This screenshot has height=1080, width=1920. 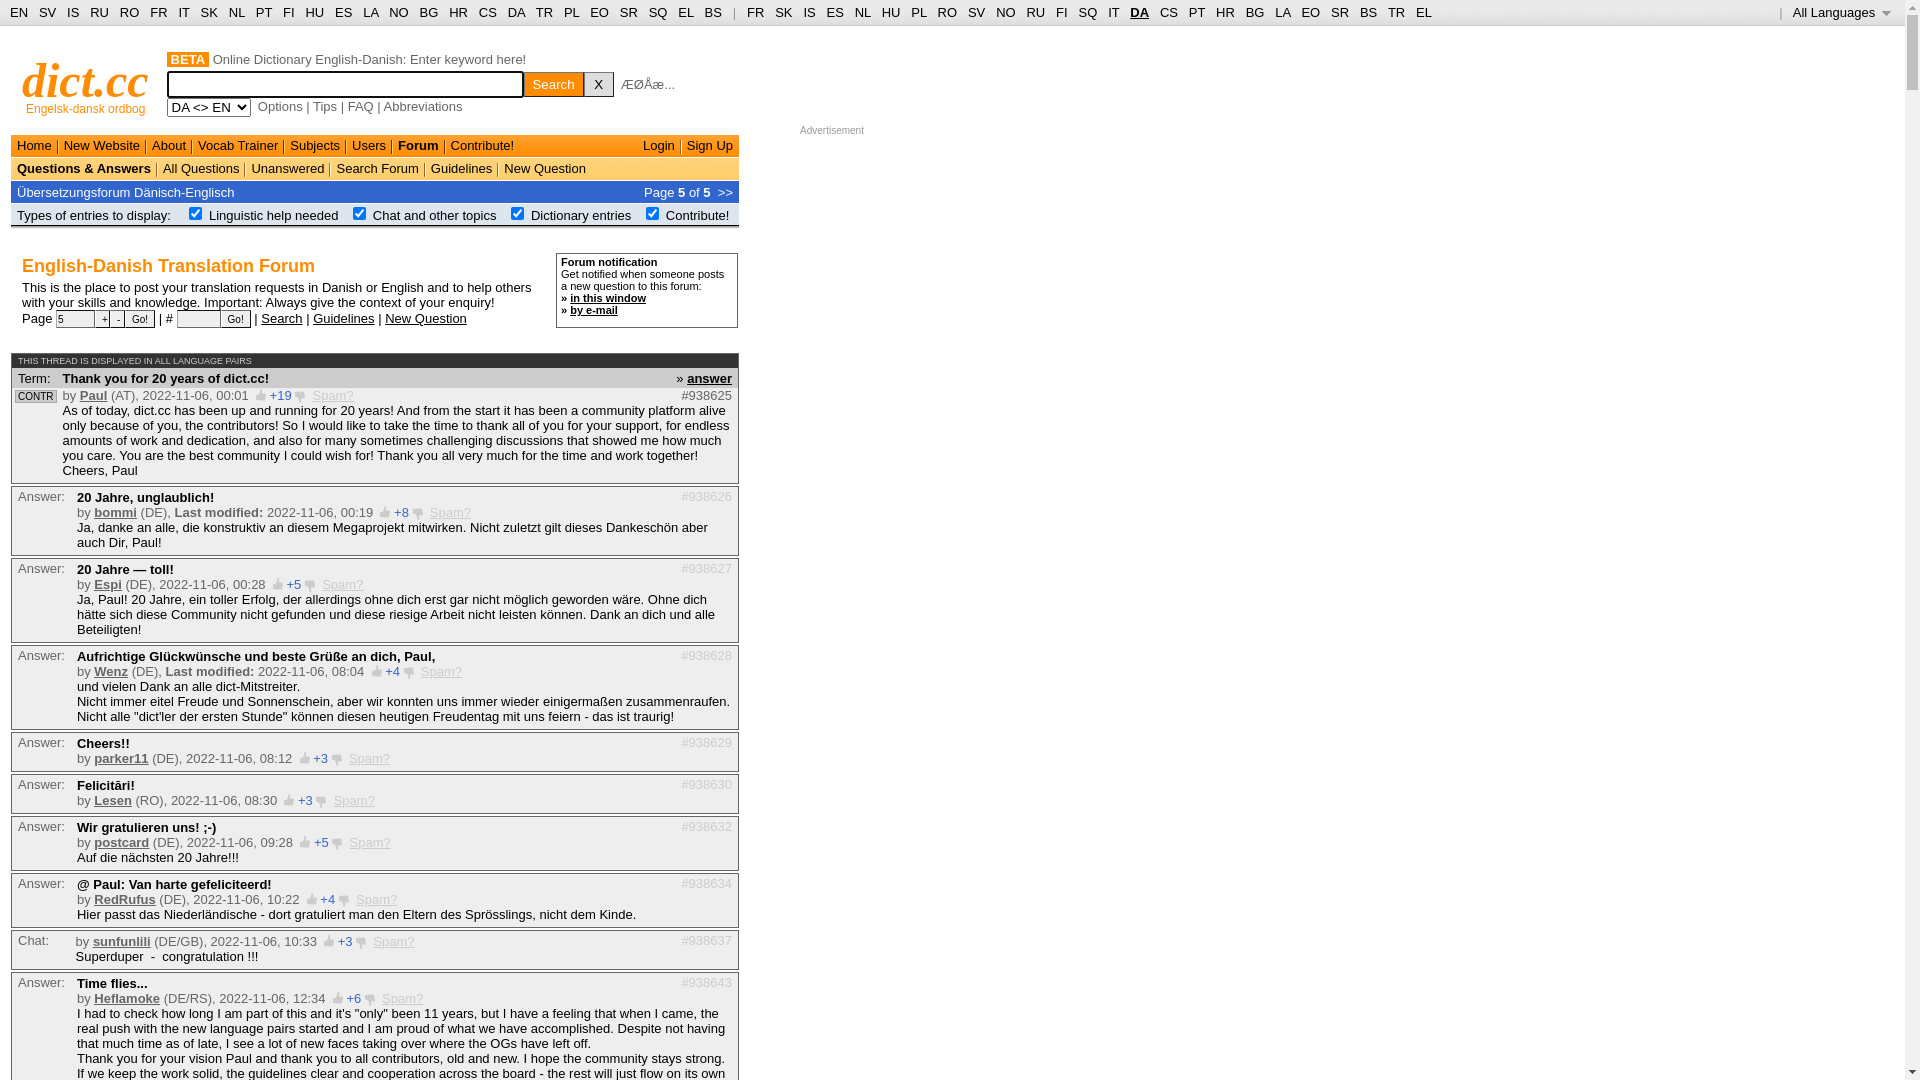 I want to click on 'EL', so click(x=685, y=12).